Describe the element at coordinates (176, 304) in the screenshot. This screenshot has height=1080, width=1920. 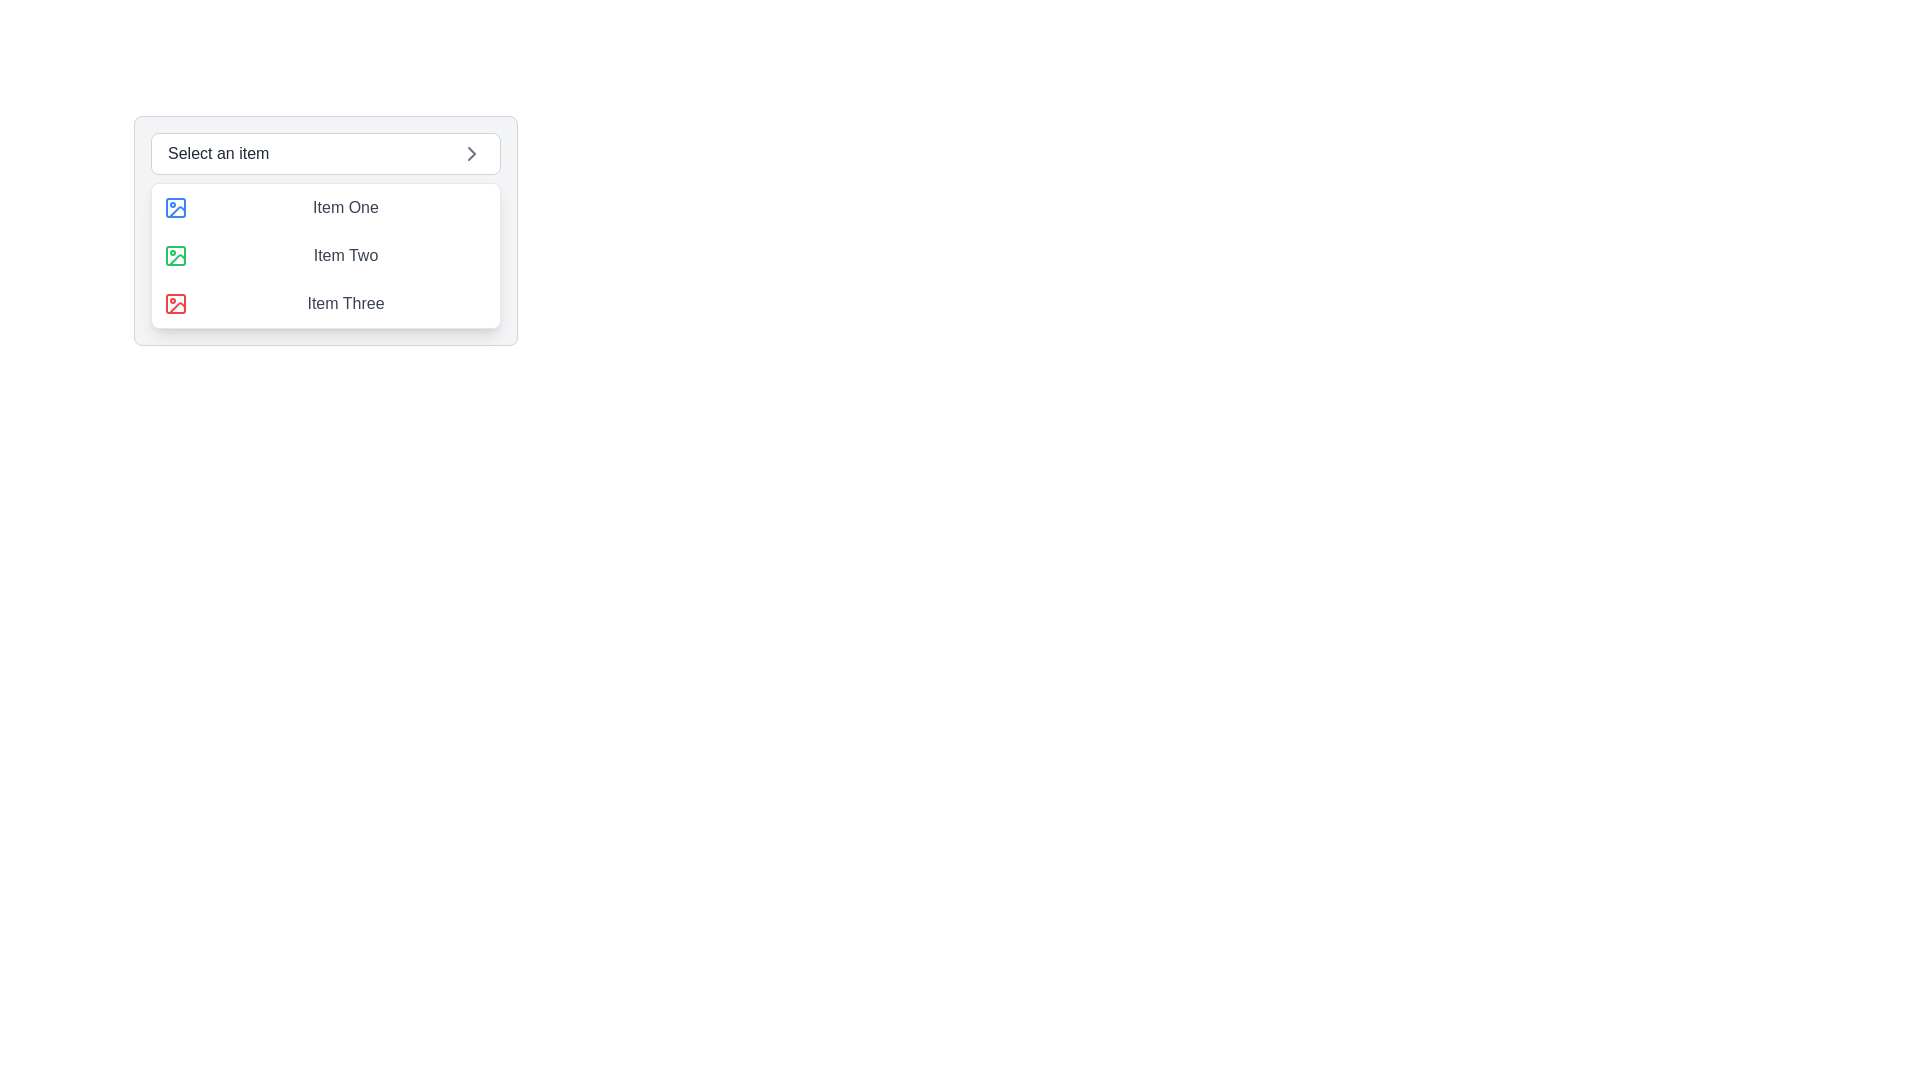
I see `the red rectangular shape with slightly rounded corners that is part of the 'Item Three' icon in the dropdown menu` at that location.